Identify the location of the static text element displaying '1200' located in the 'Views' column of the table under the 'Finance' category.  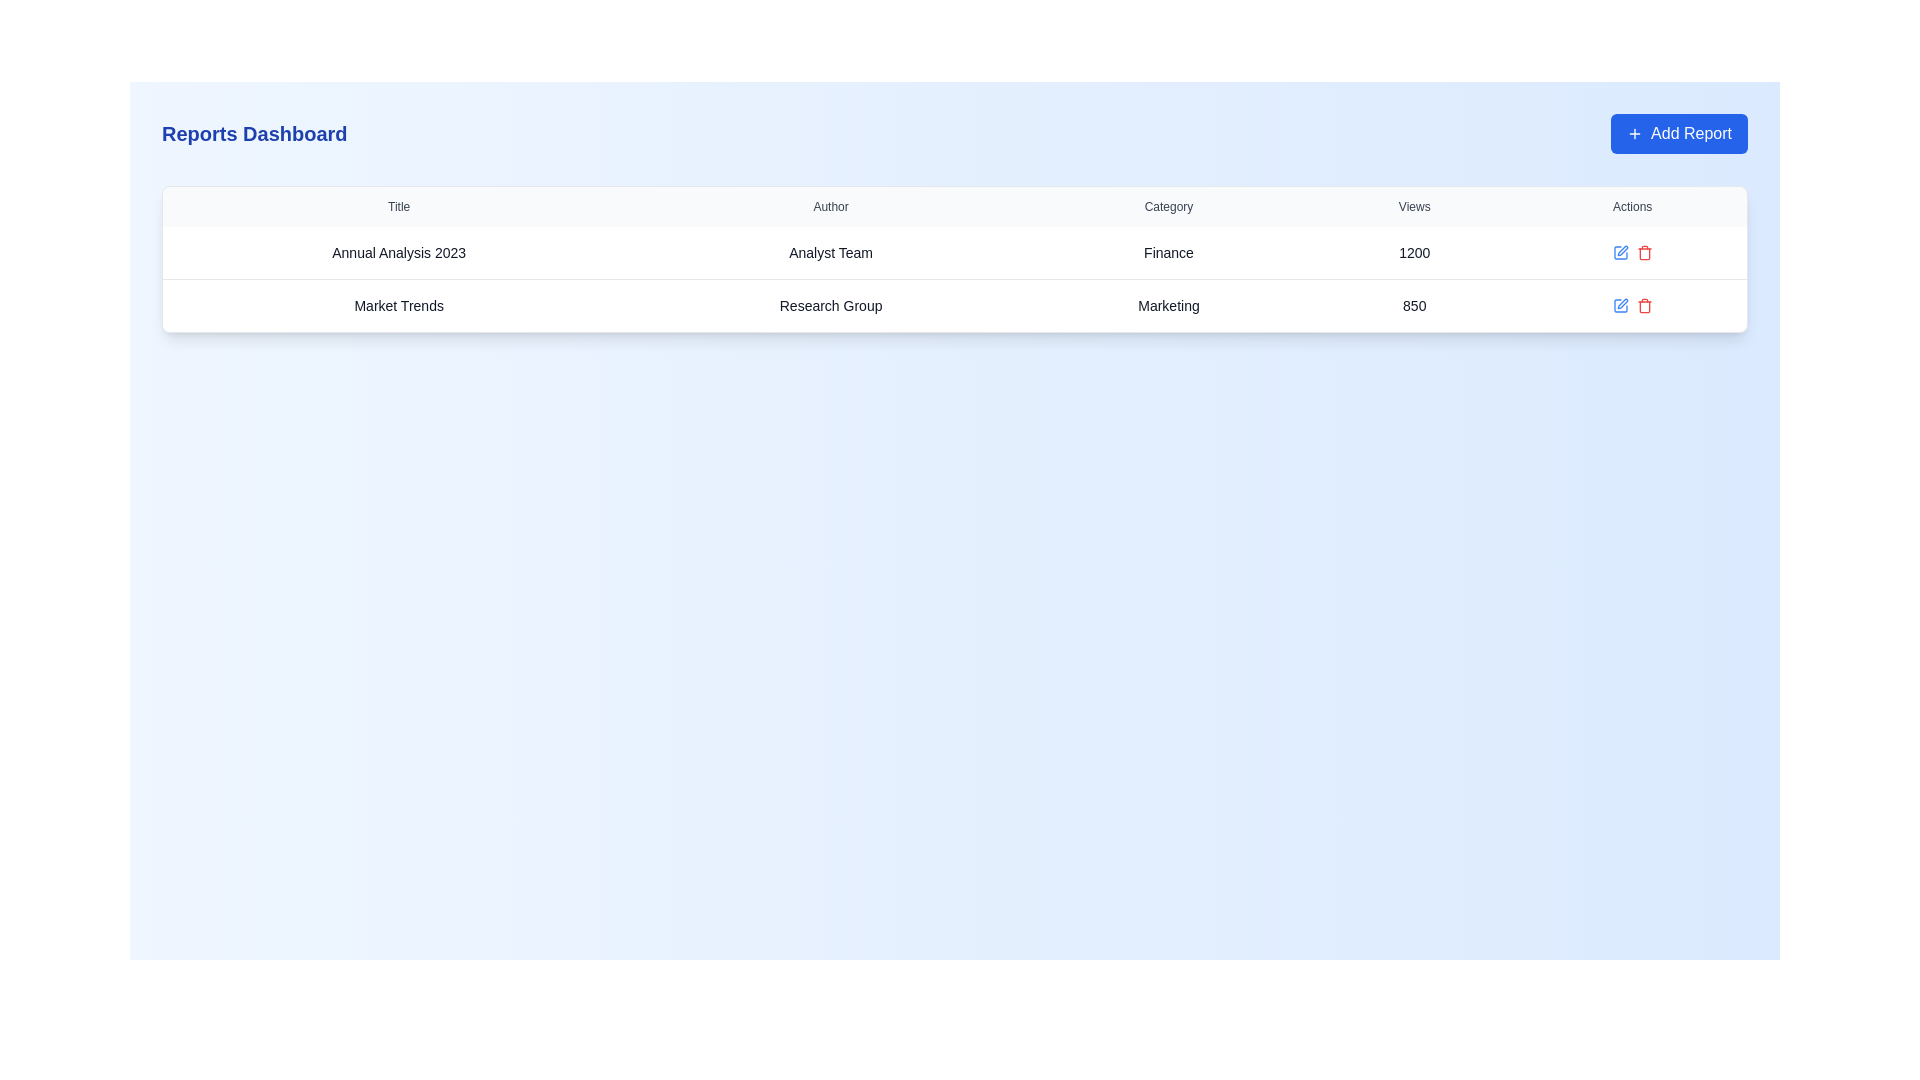
(1413, 252).